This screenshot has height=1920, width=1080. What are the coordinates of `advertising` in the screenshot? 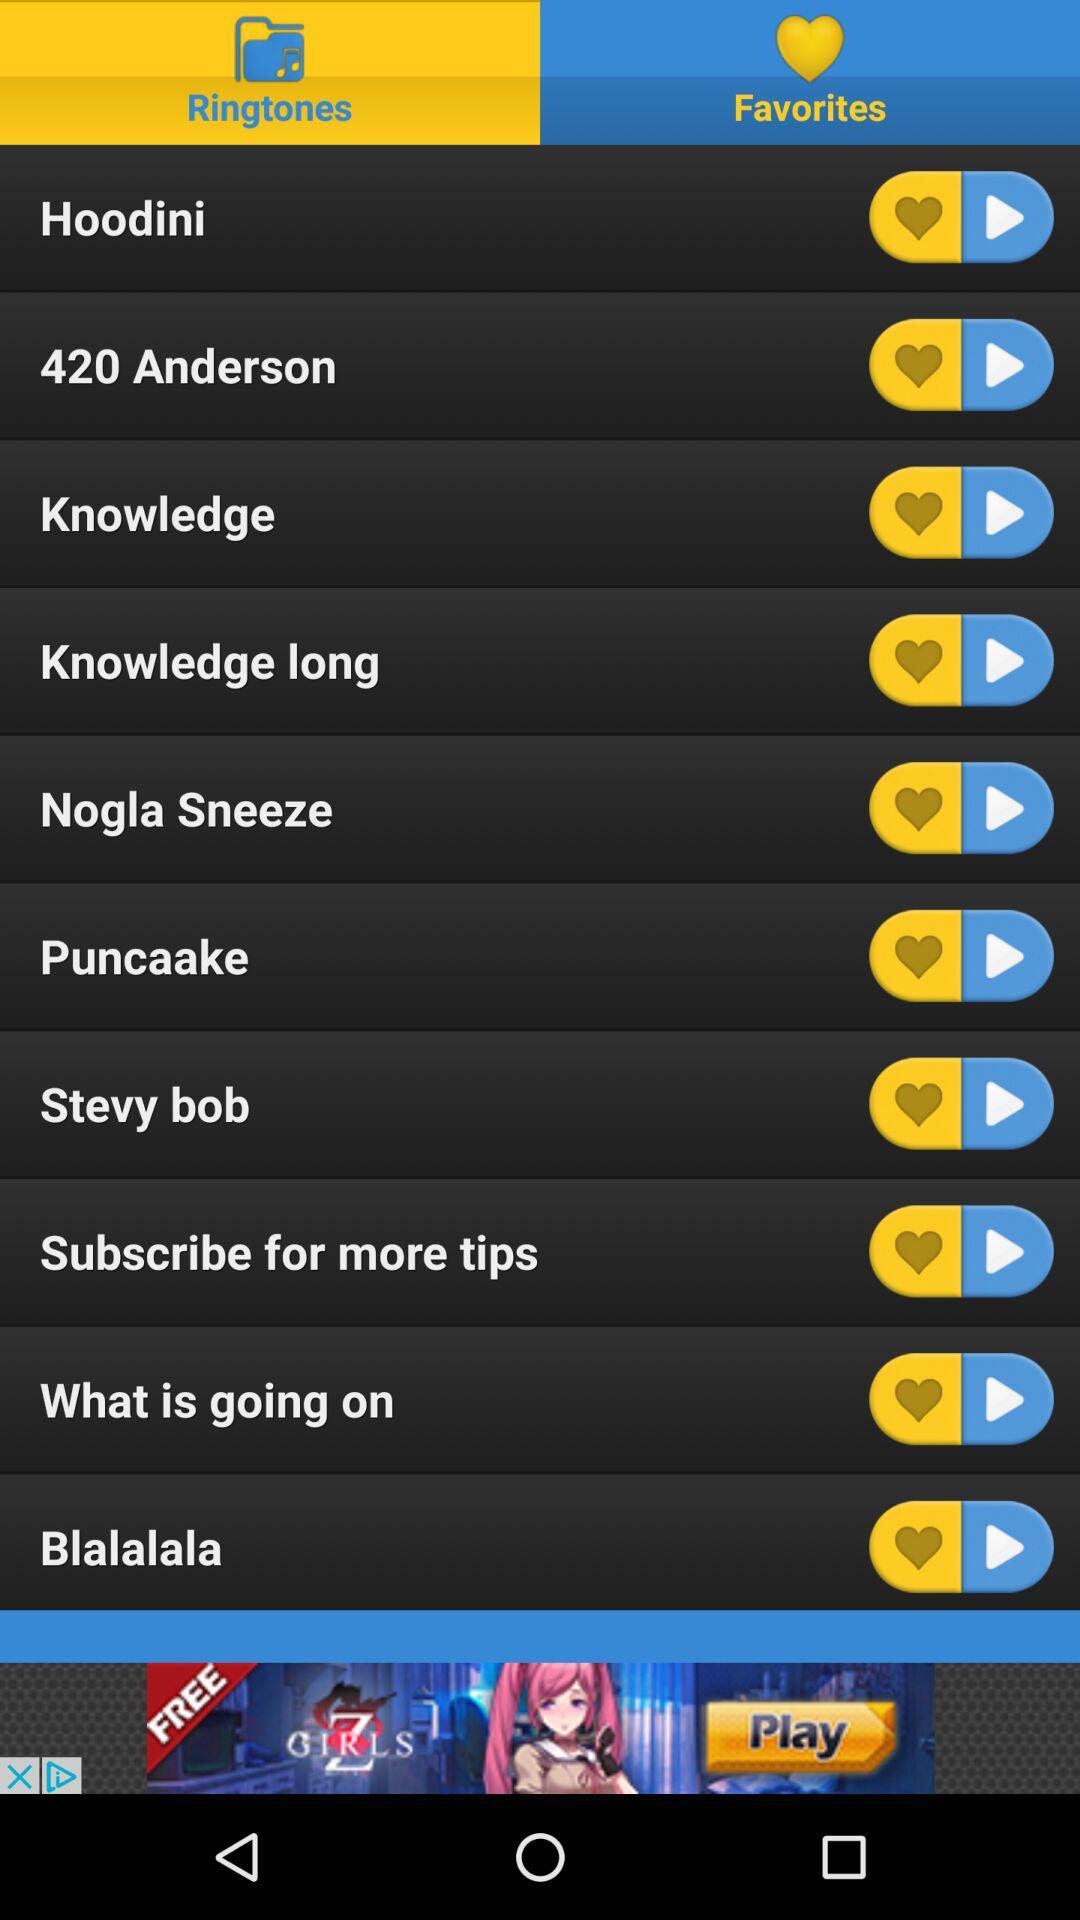 It's located at (540, 1727).